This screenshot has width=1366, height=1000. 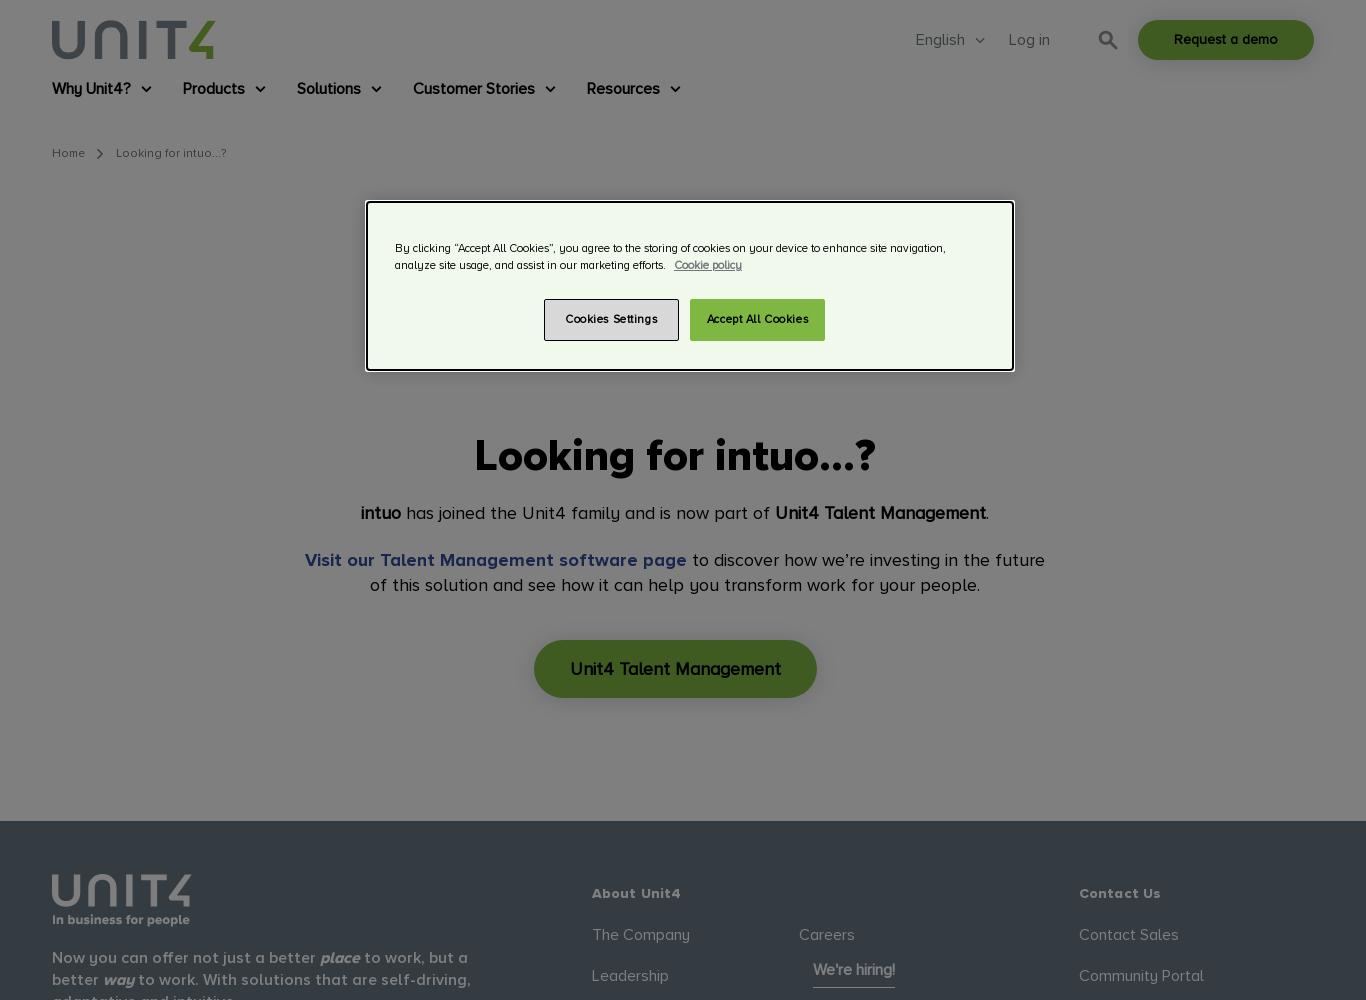 I want to click on 'Careers', so click(x=797, y=934).